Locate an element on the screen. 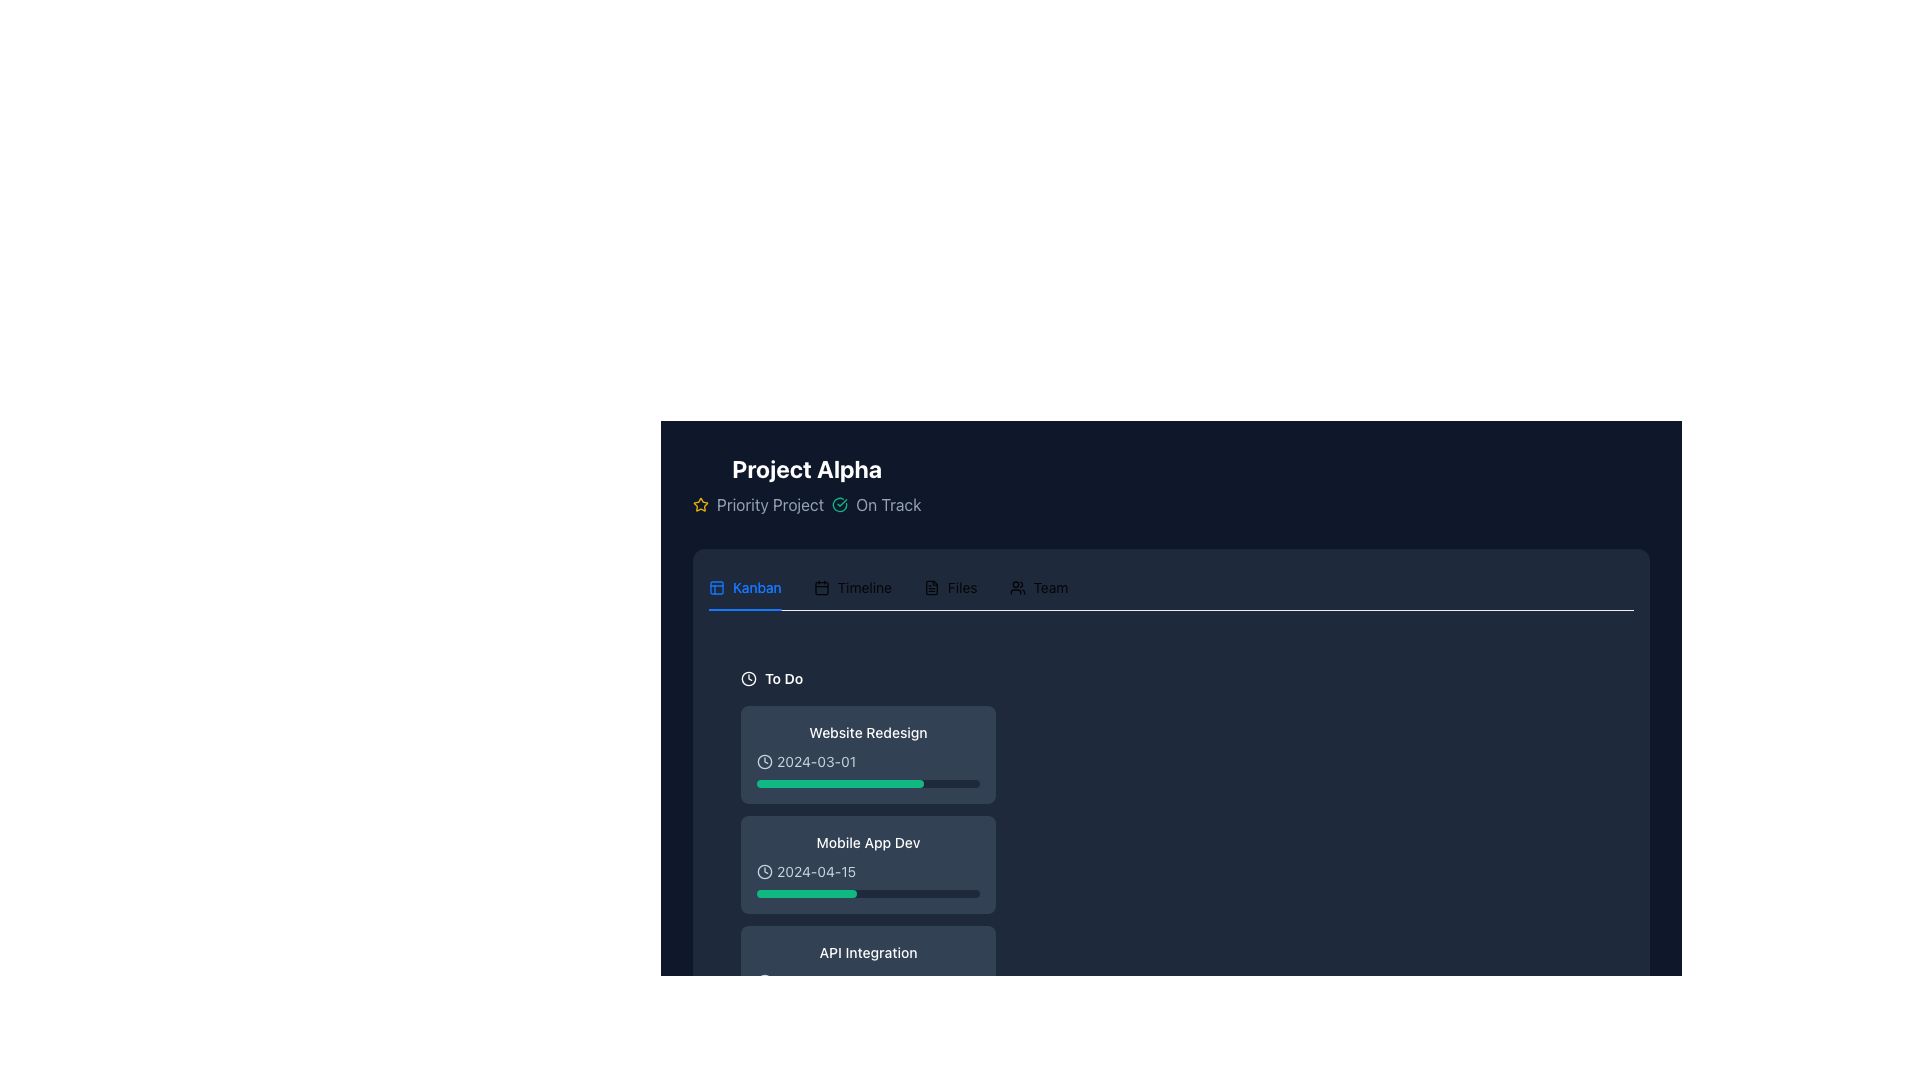  the 'Team' tab, which is the fourth tab from the left in the tab bar is located at coordinates (1038, 586).